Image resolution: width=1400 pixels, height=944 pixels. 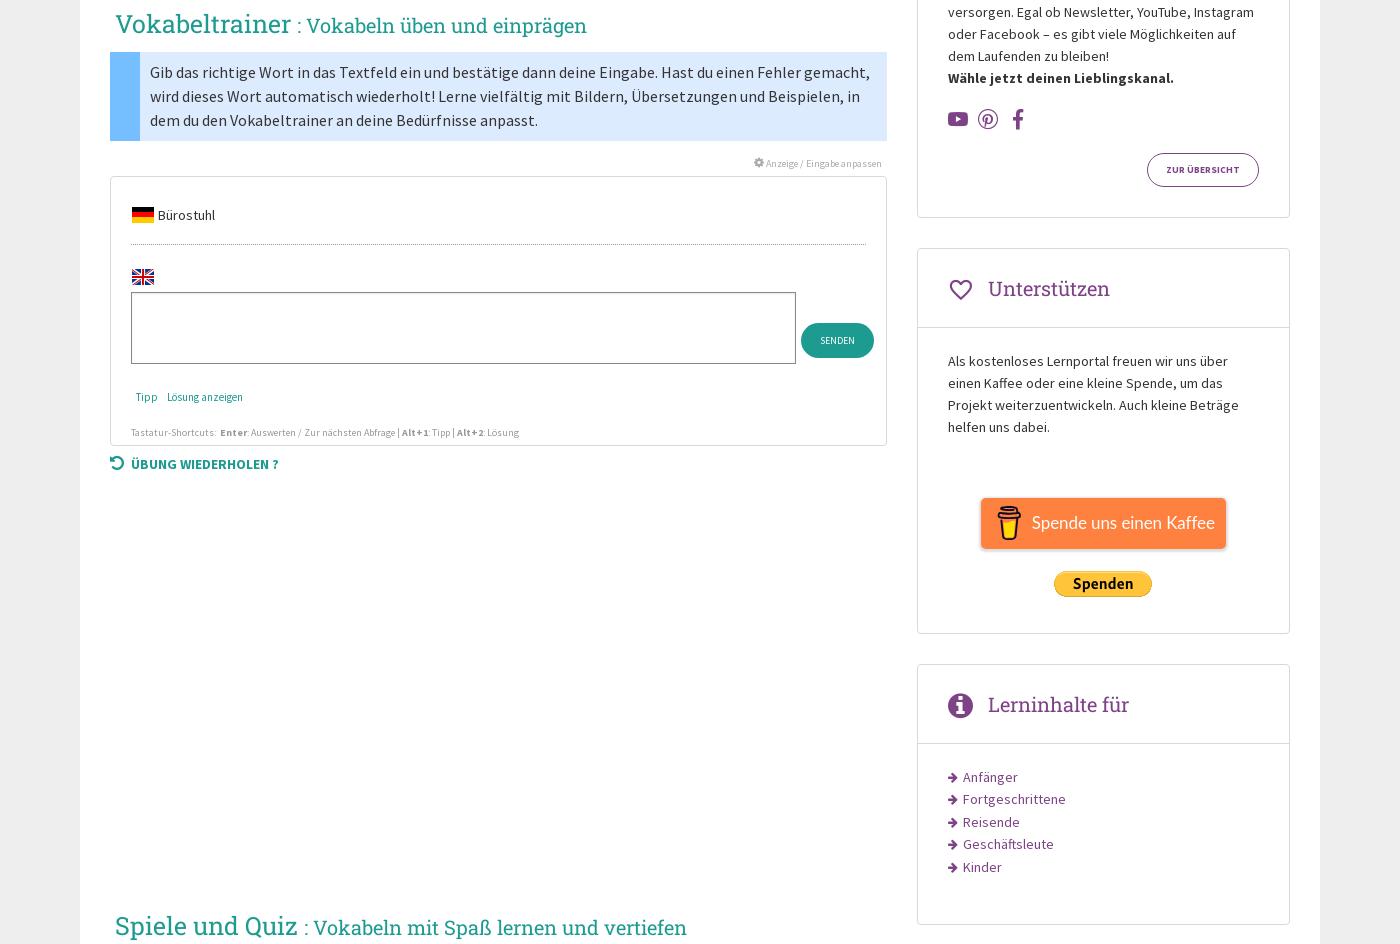 What do you see at coordinates (204, 462) in the screenshot?
I see `'Übung wiederholen ?'` at bounding box center [204, 462].